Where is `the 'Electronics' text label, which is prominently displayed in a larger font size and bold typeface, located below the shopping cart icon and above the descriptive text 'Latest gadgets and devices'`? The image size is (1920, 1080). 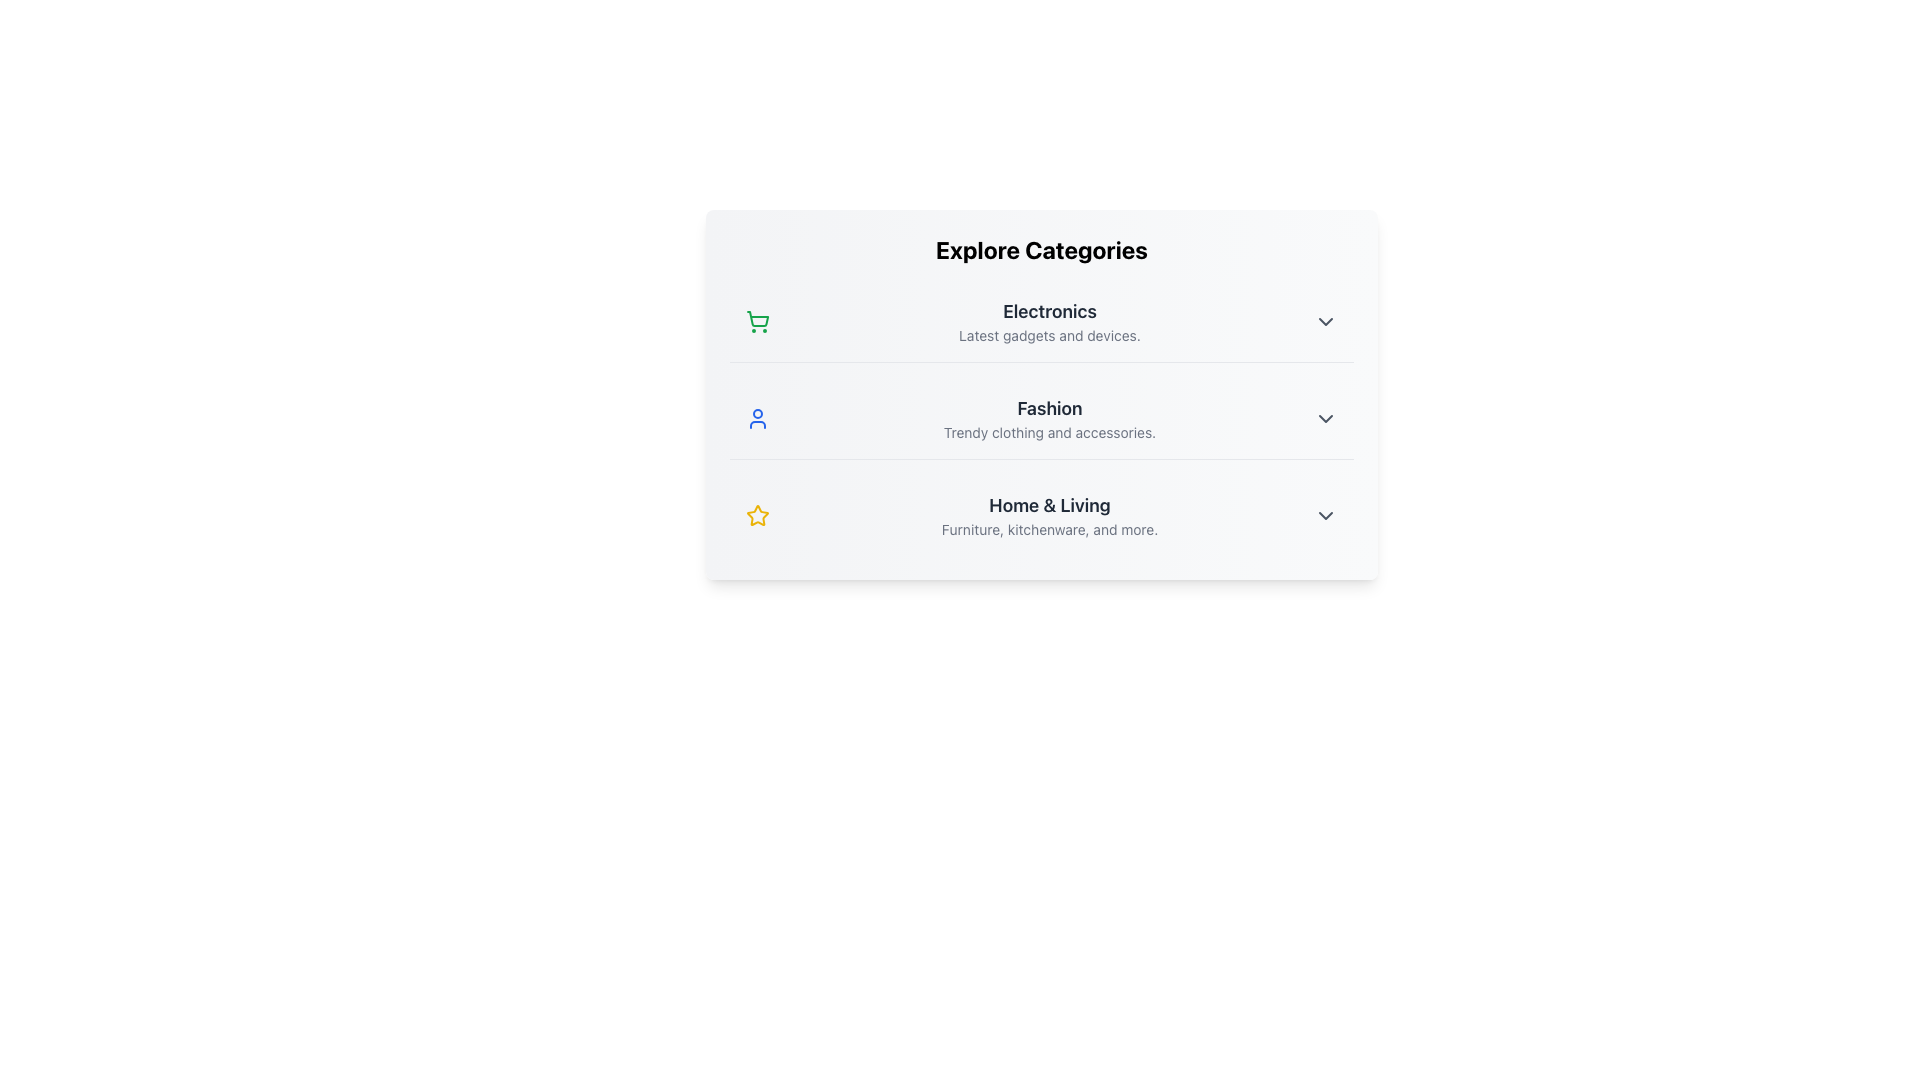
the 'Electronics' text label, which is prominently displayed in a larger font size and bold typeface, located below the shopping cart icon and above the descriptive text 'Latest gadgets and devices' is located at coordinates (1049, 312).